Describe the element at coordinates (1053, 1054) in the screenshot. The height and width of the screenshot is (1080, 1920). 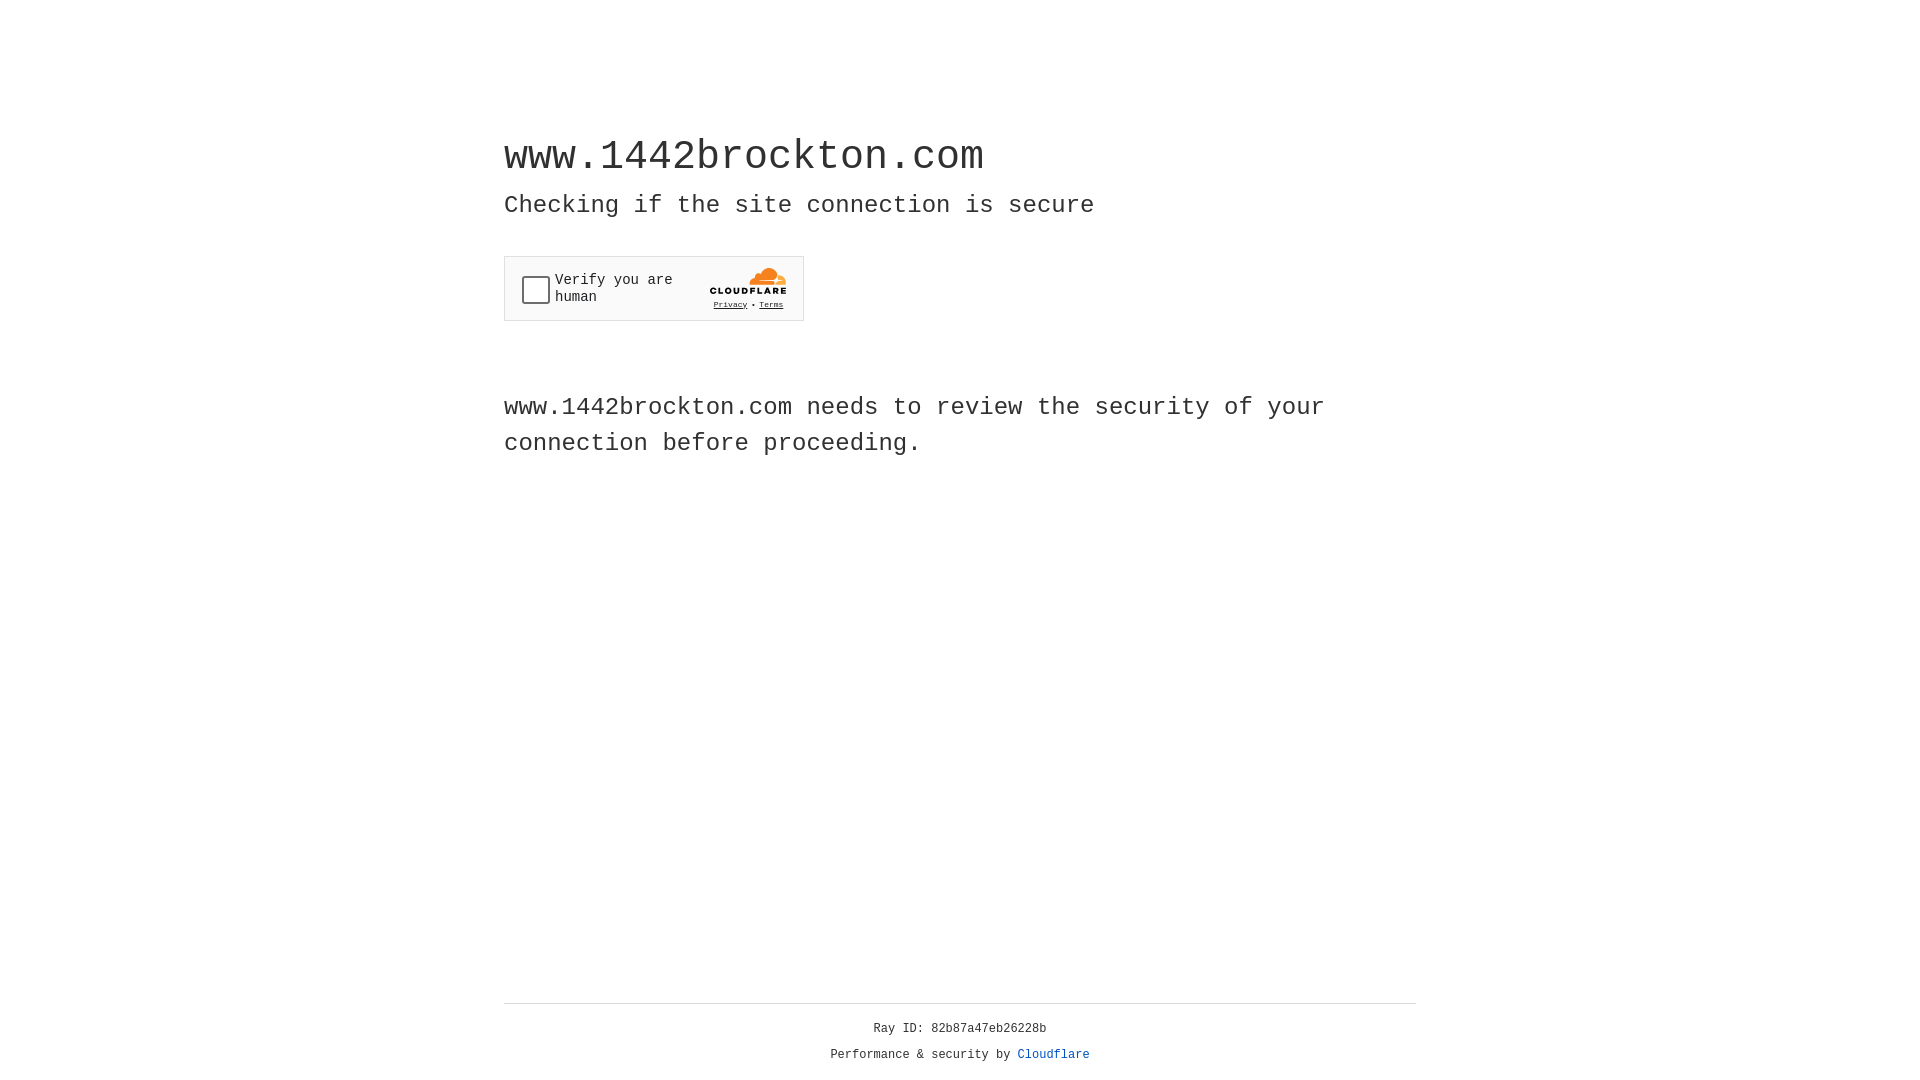
I see `'Cloudflare'` at that location.